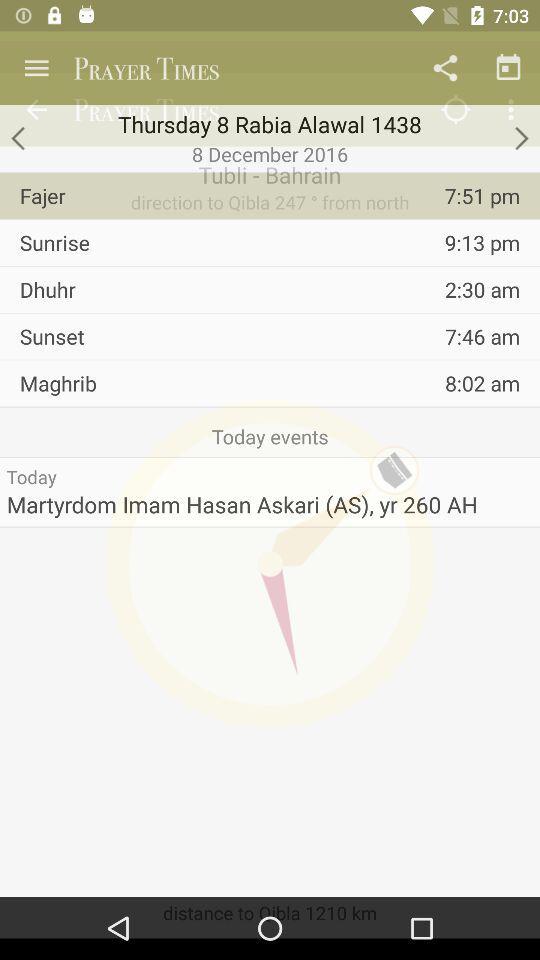  Describe the element at coordinates (18, 137) in the screenshot. I see `shows goback option` at that location.